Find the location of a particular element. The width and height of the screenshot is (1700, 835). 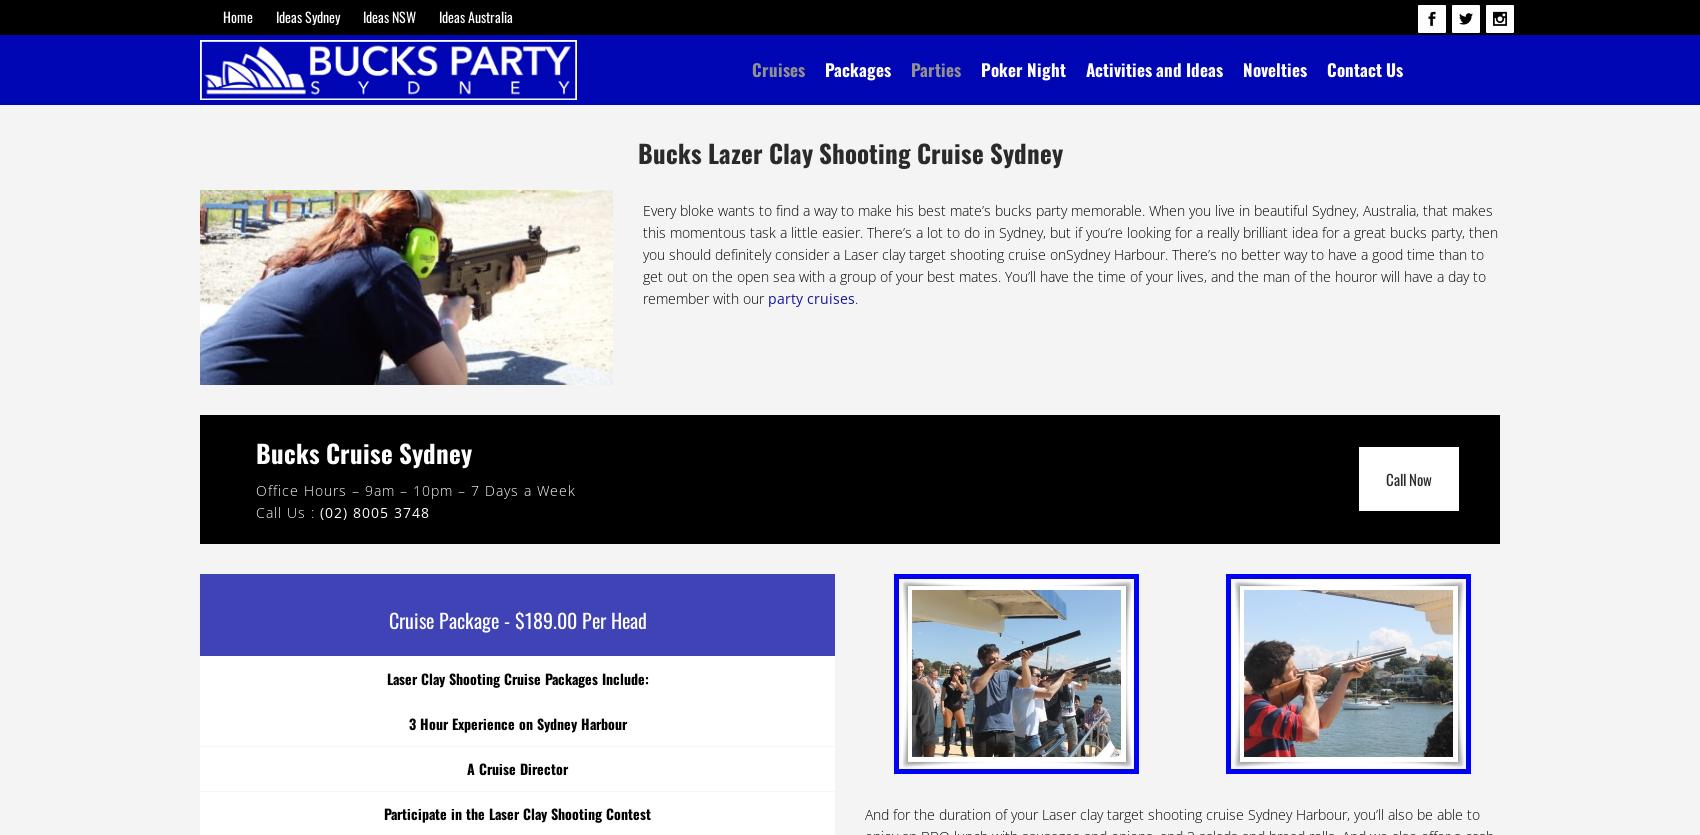

'A Cruise Director' is located at coordinates (466, 766).